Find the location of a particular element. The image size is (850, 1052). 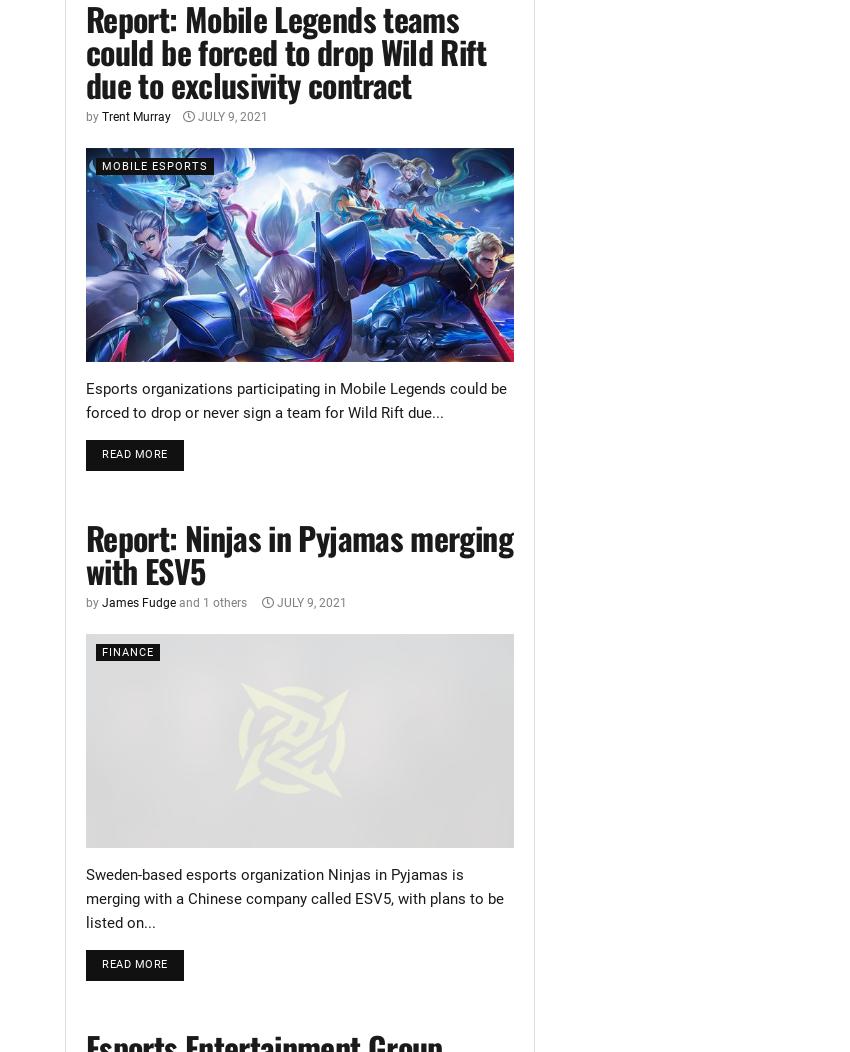

'Mobile Esports' is located at coordinates (155, 165).